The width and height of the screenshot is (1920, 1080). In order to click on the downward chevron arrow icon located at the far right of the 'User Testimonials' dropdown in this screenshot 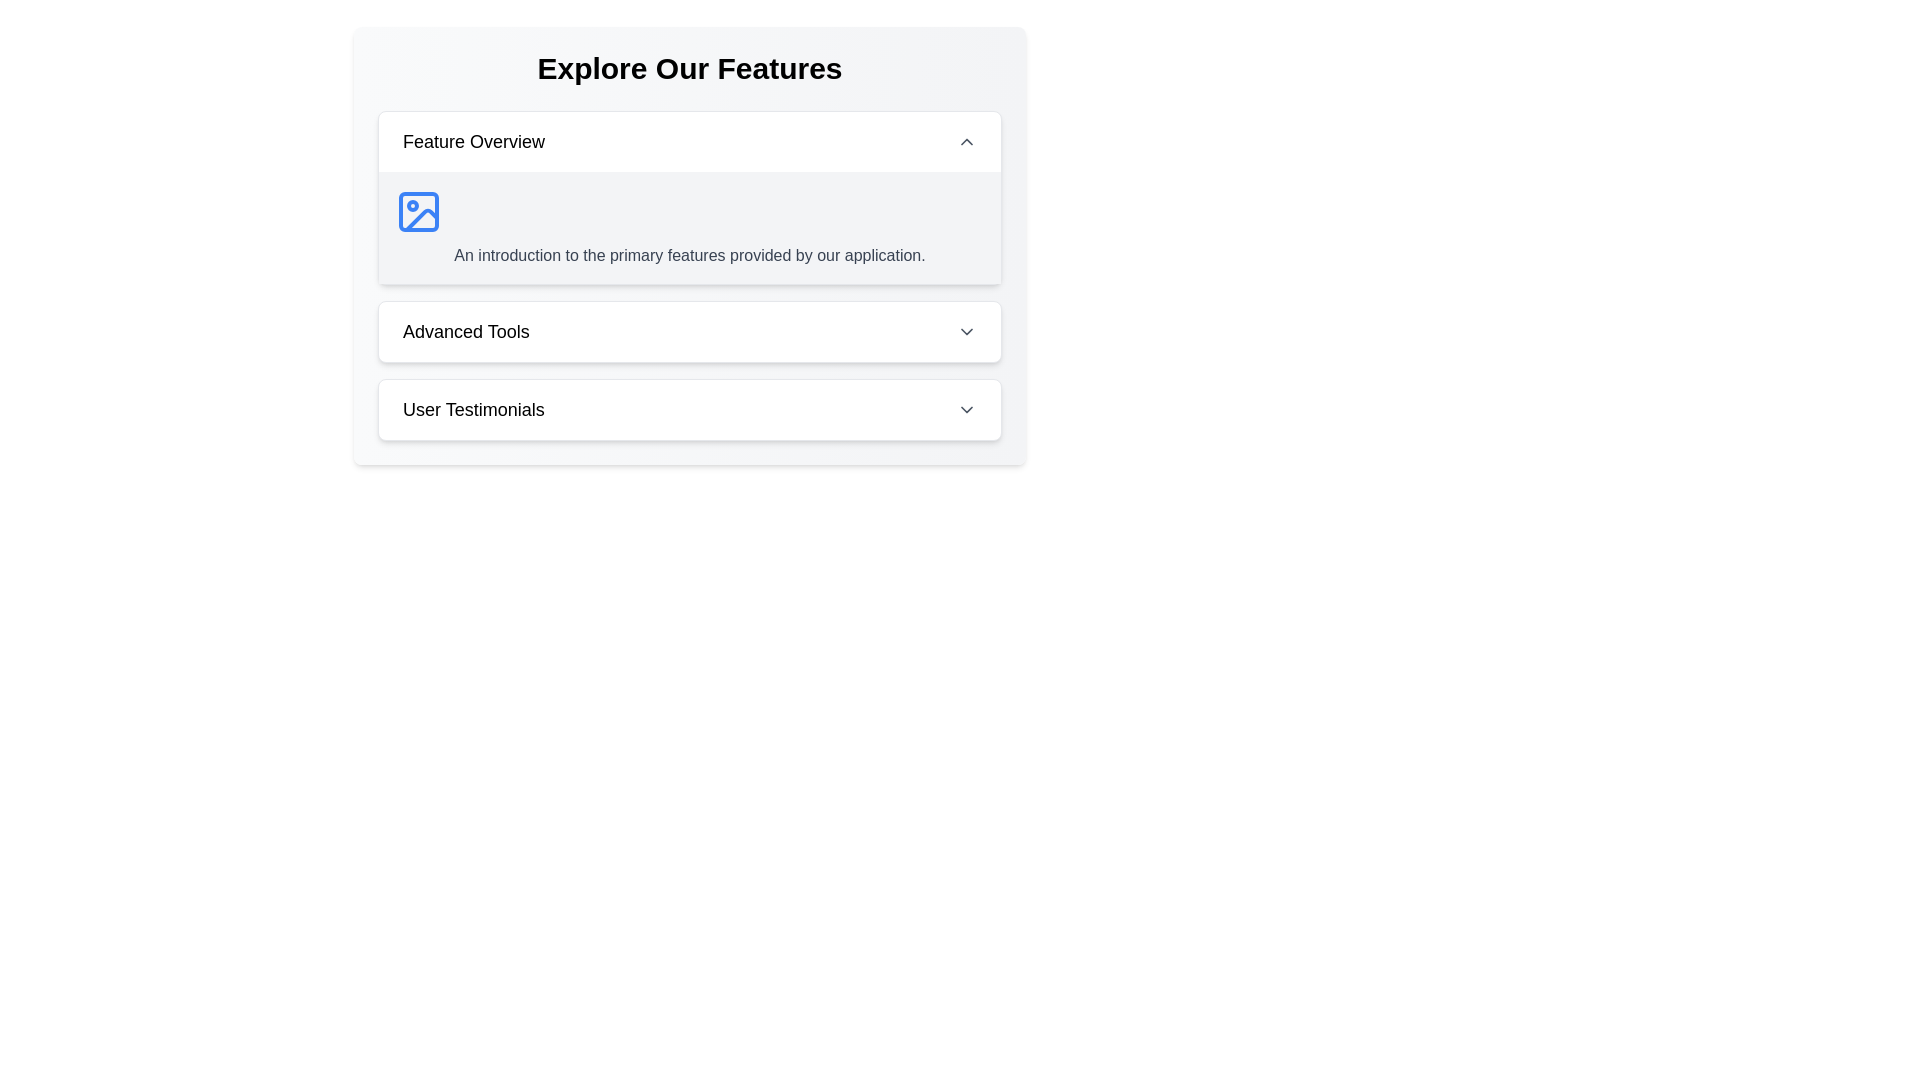, I will do `click(966, 408)`.